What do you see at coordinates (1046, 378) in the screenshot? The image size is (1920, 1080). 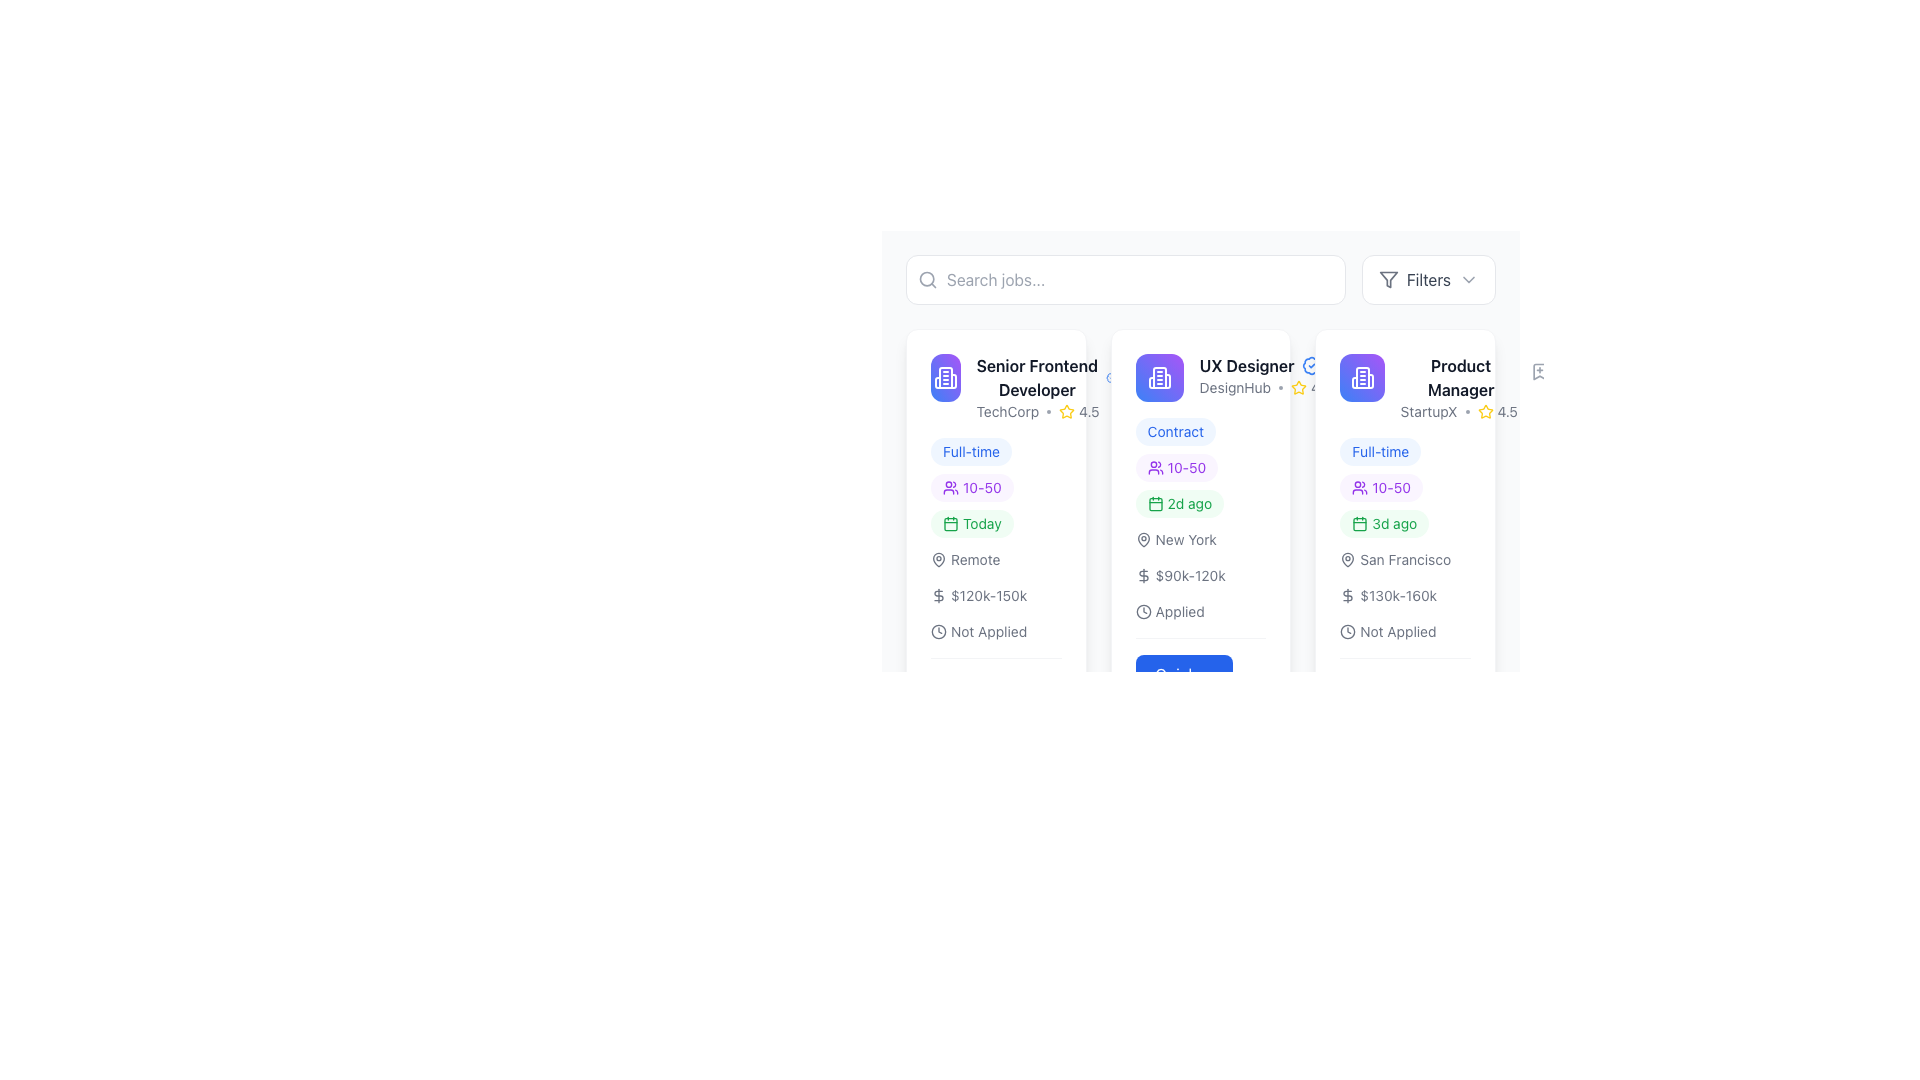 I see `text label displaying the job title 'Senior Frontend Developer', which is prominently positioned at the top of the left job listing card, adjacent to a blue icon and a badge icon` at bounding box center [1046, 378].